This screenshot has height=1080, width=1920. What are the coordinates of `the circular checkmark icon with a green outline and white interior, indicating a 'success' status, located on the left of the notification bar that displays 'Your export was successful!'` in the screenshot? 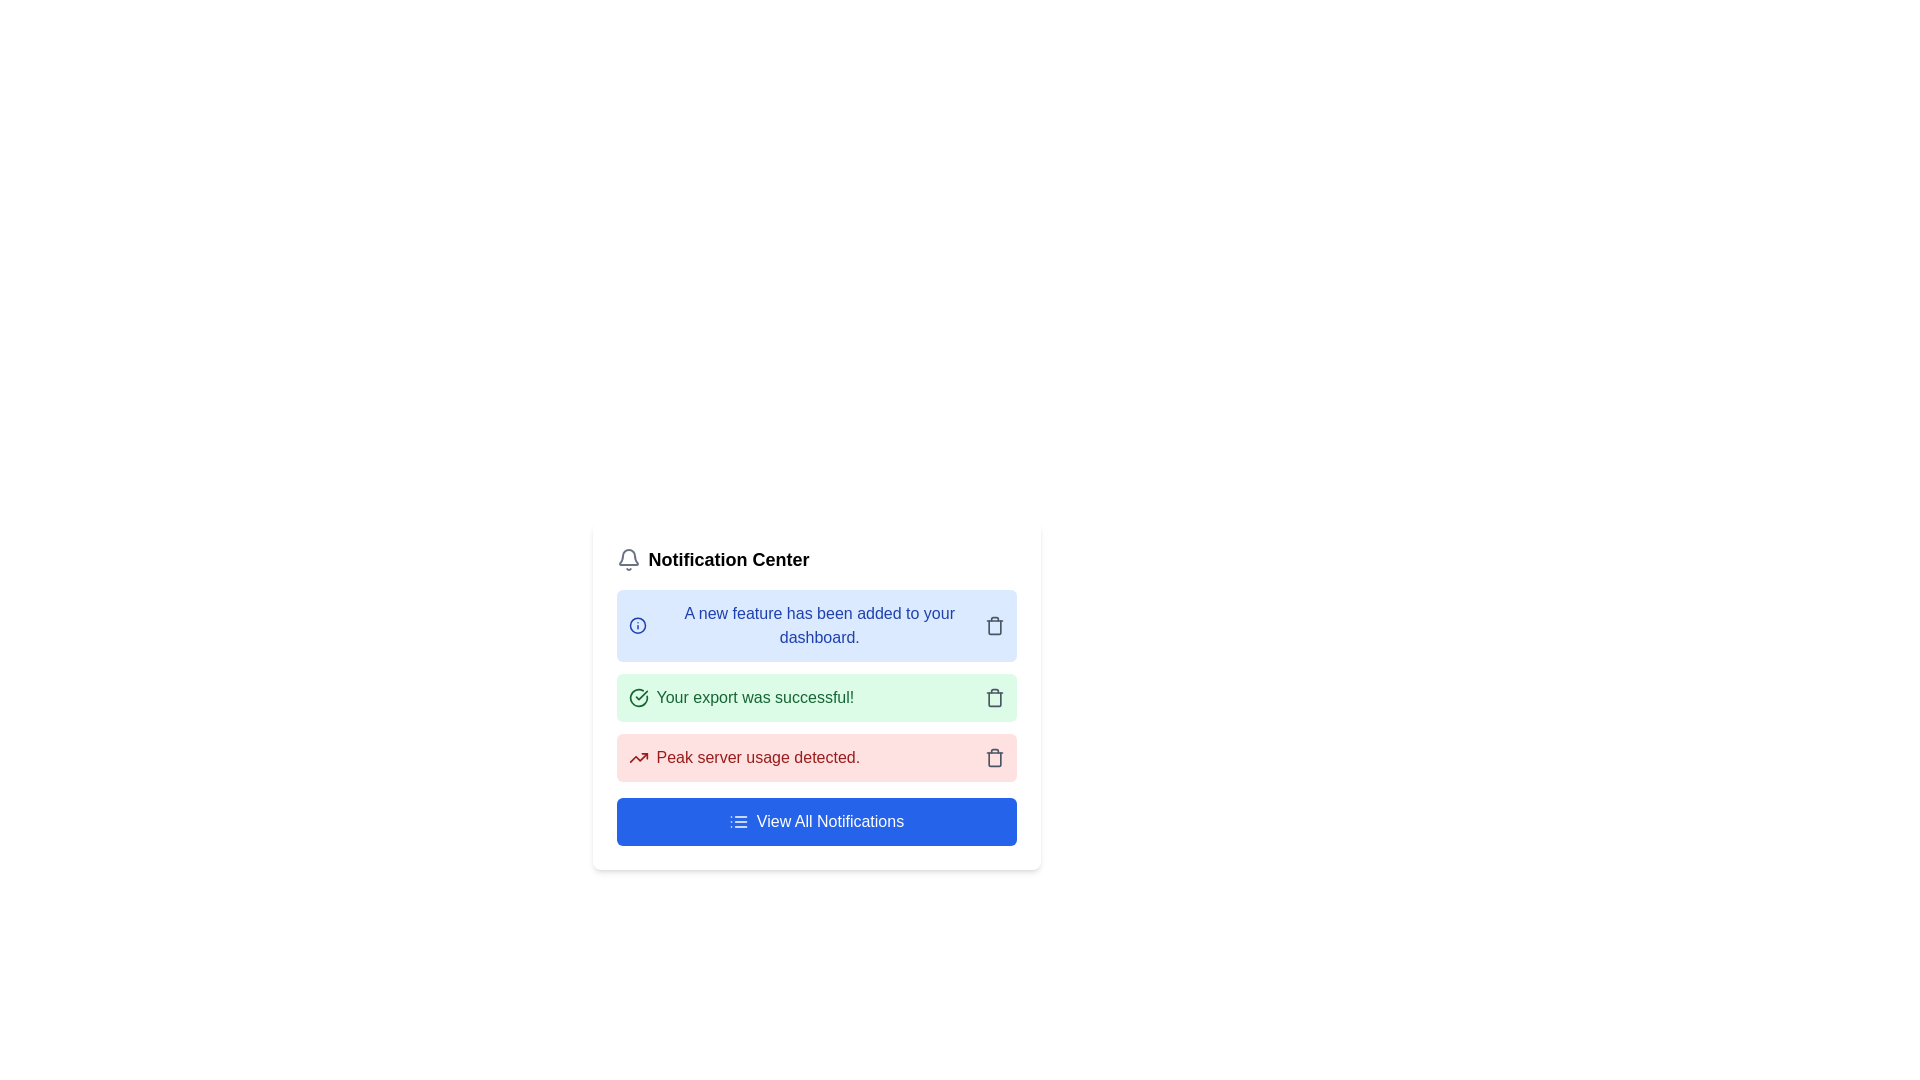 It's located at (637, 697).